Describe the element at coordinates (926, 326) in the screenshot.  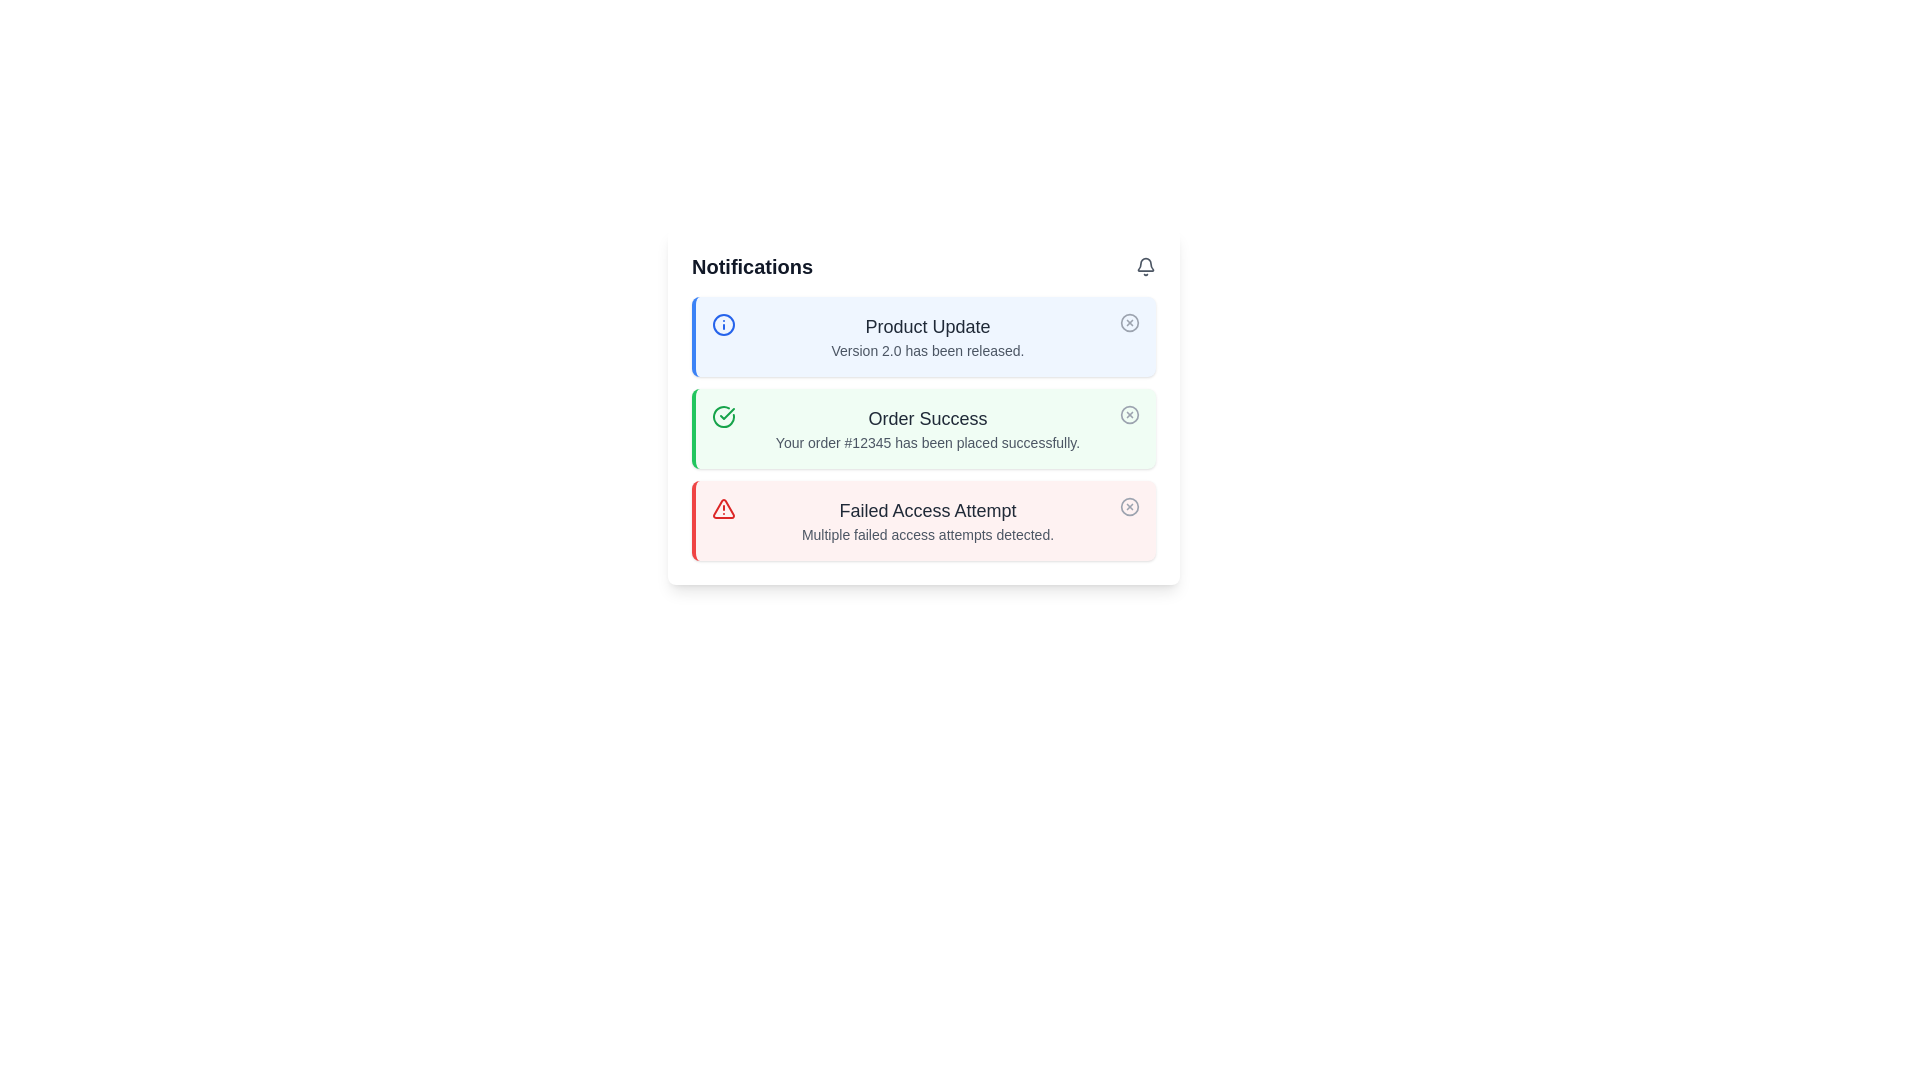
I see `text label displaying 'Product Update' in medium gray font located in the header of the first notification card` at that location.